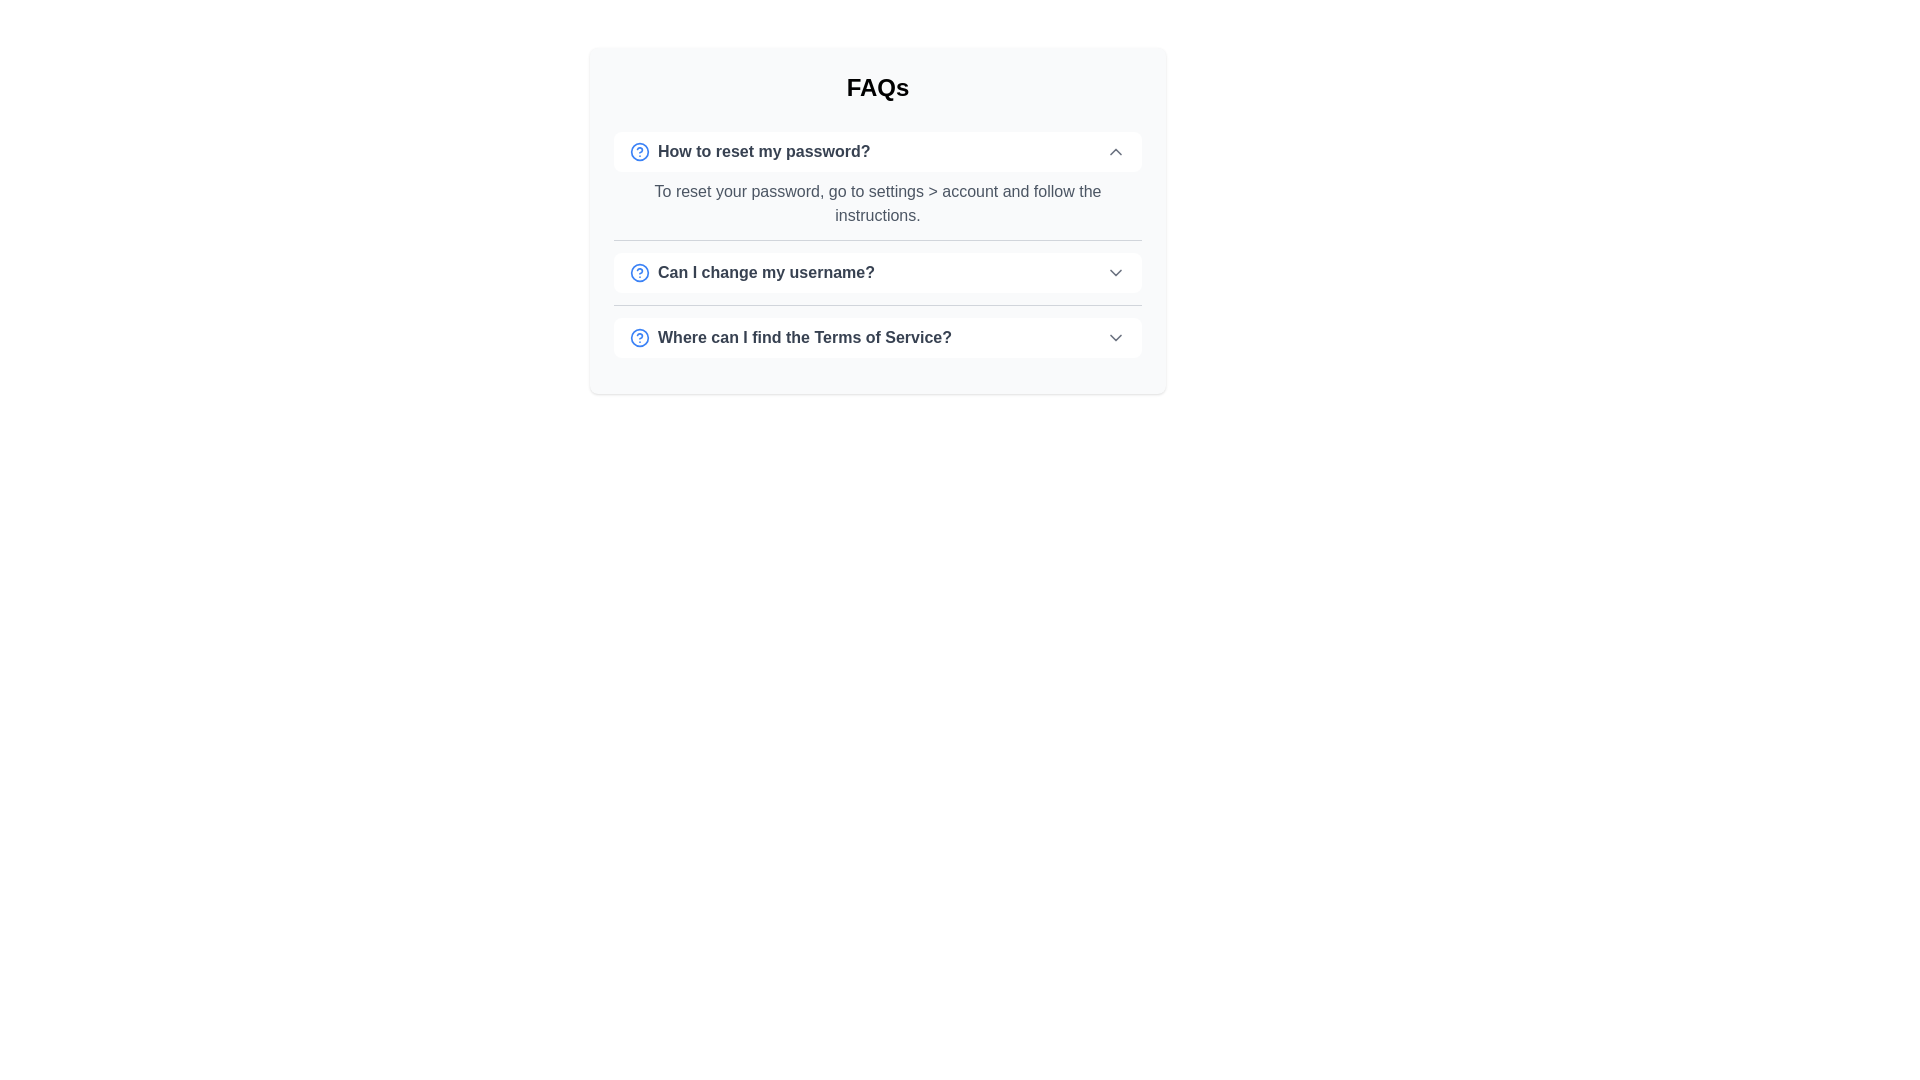  I want to click on the collapsible question item that reads 'Where can I find the Terms of Service?', so click(878, 336).